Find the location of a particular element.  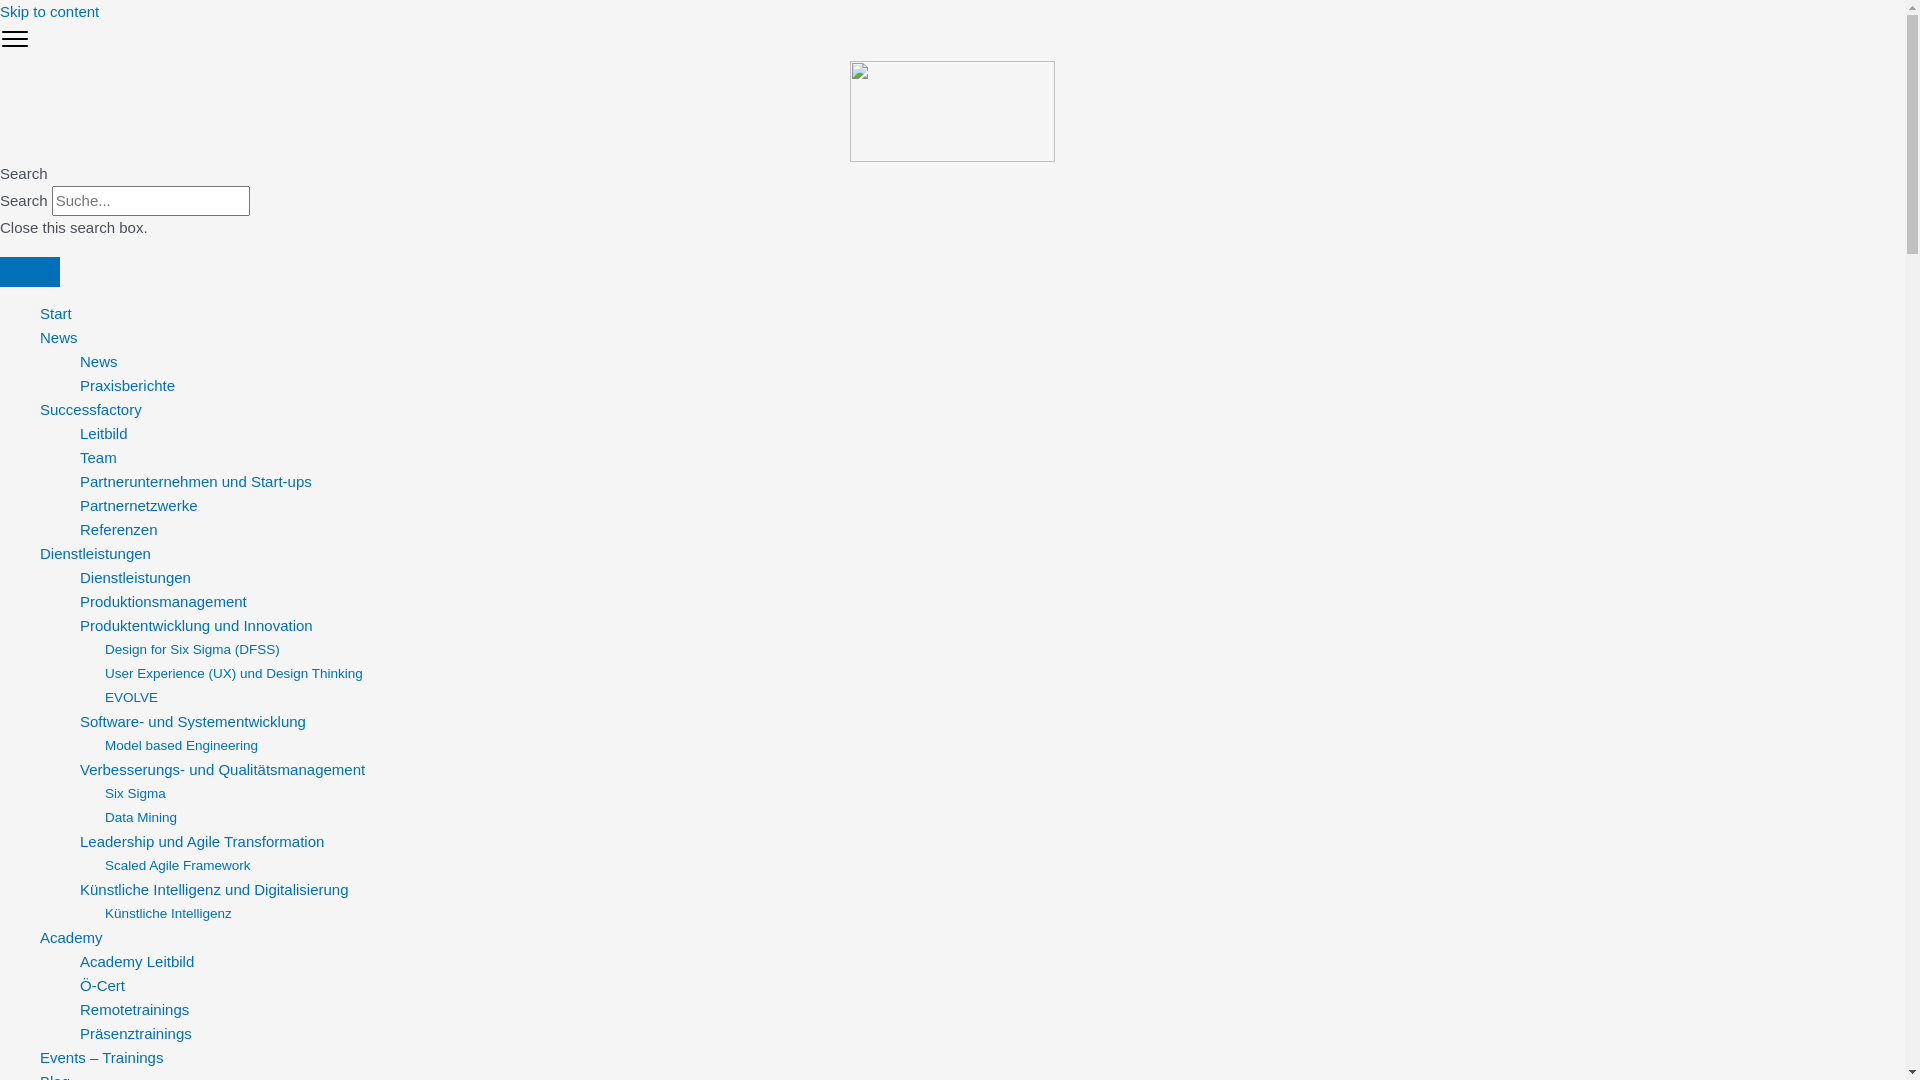

'Partnerunternehmen und Start-ups' is located at coordinates (196, 481).